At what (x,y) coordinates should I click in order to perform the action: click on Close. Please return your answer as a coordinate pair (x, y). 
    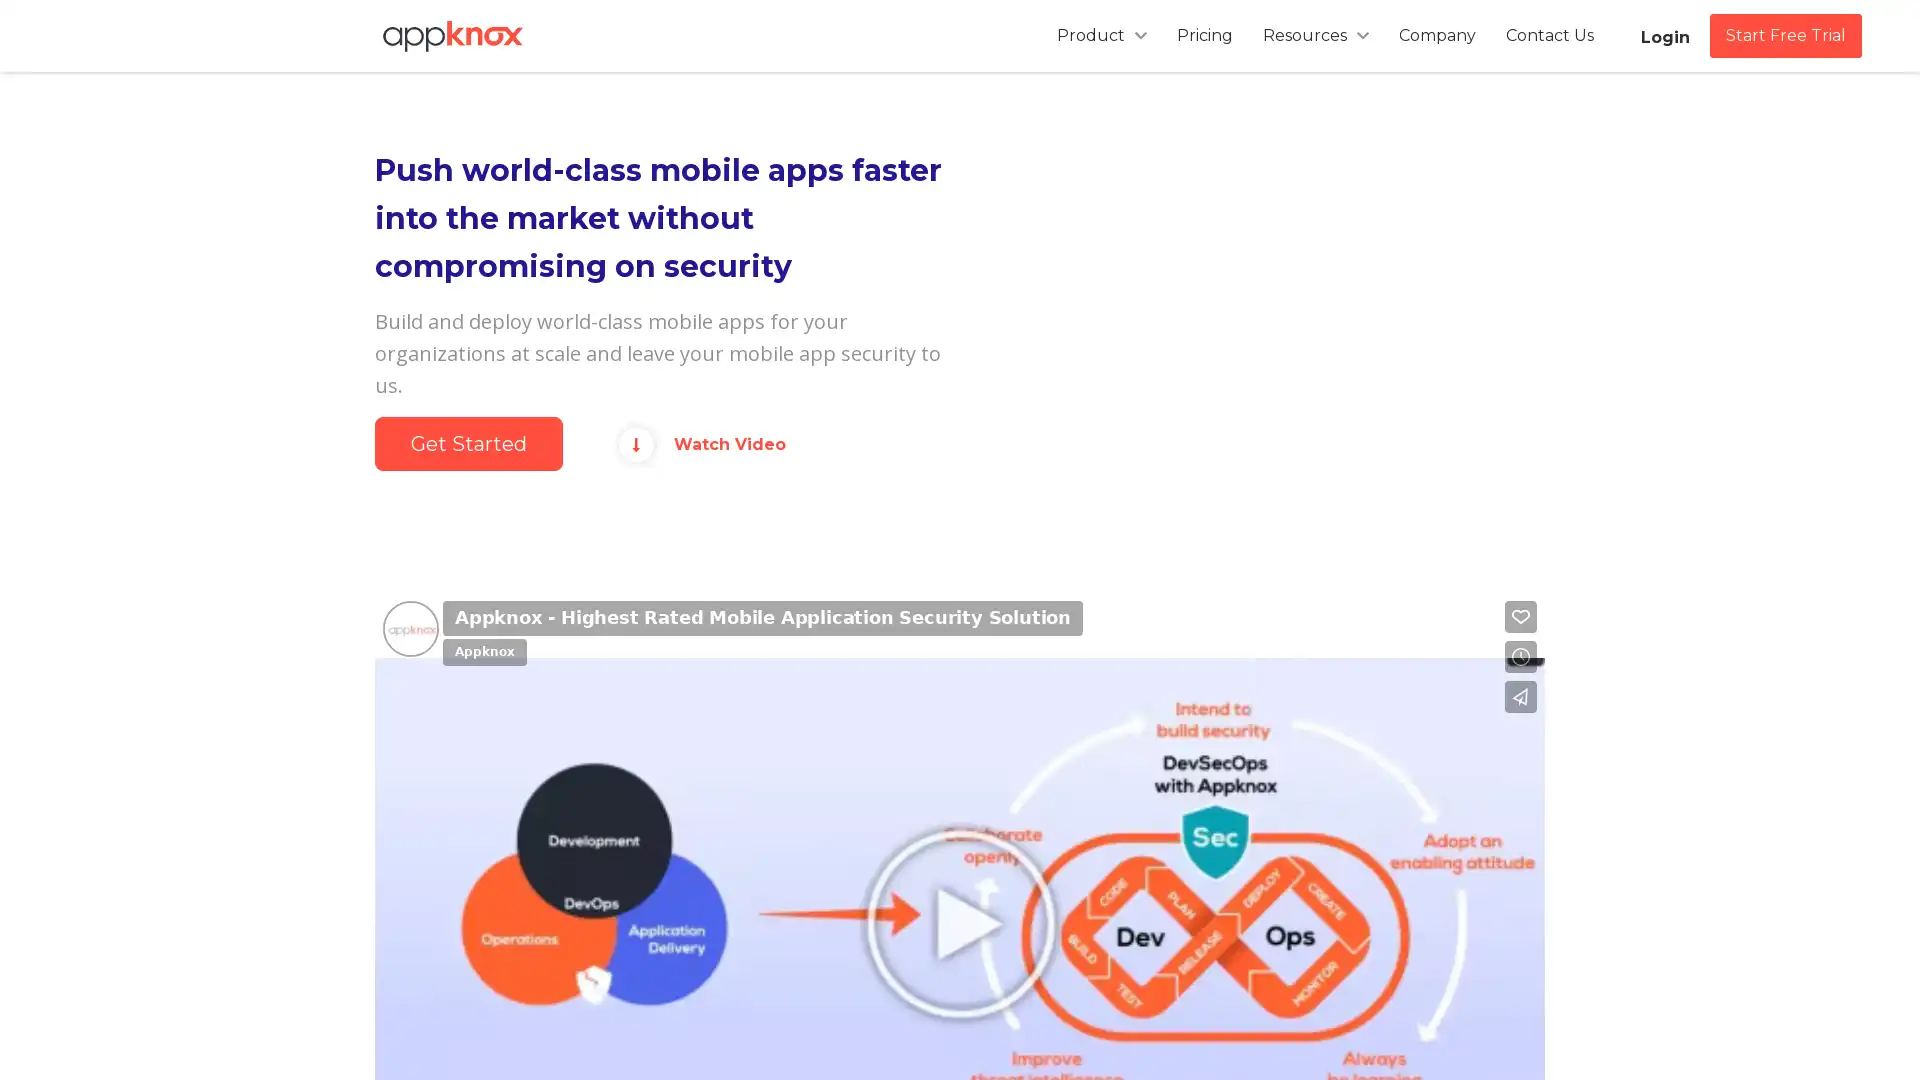
    Looking at the image, I should click on (1218, 219).